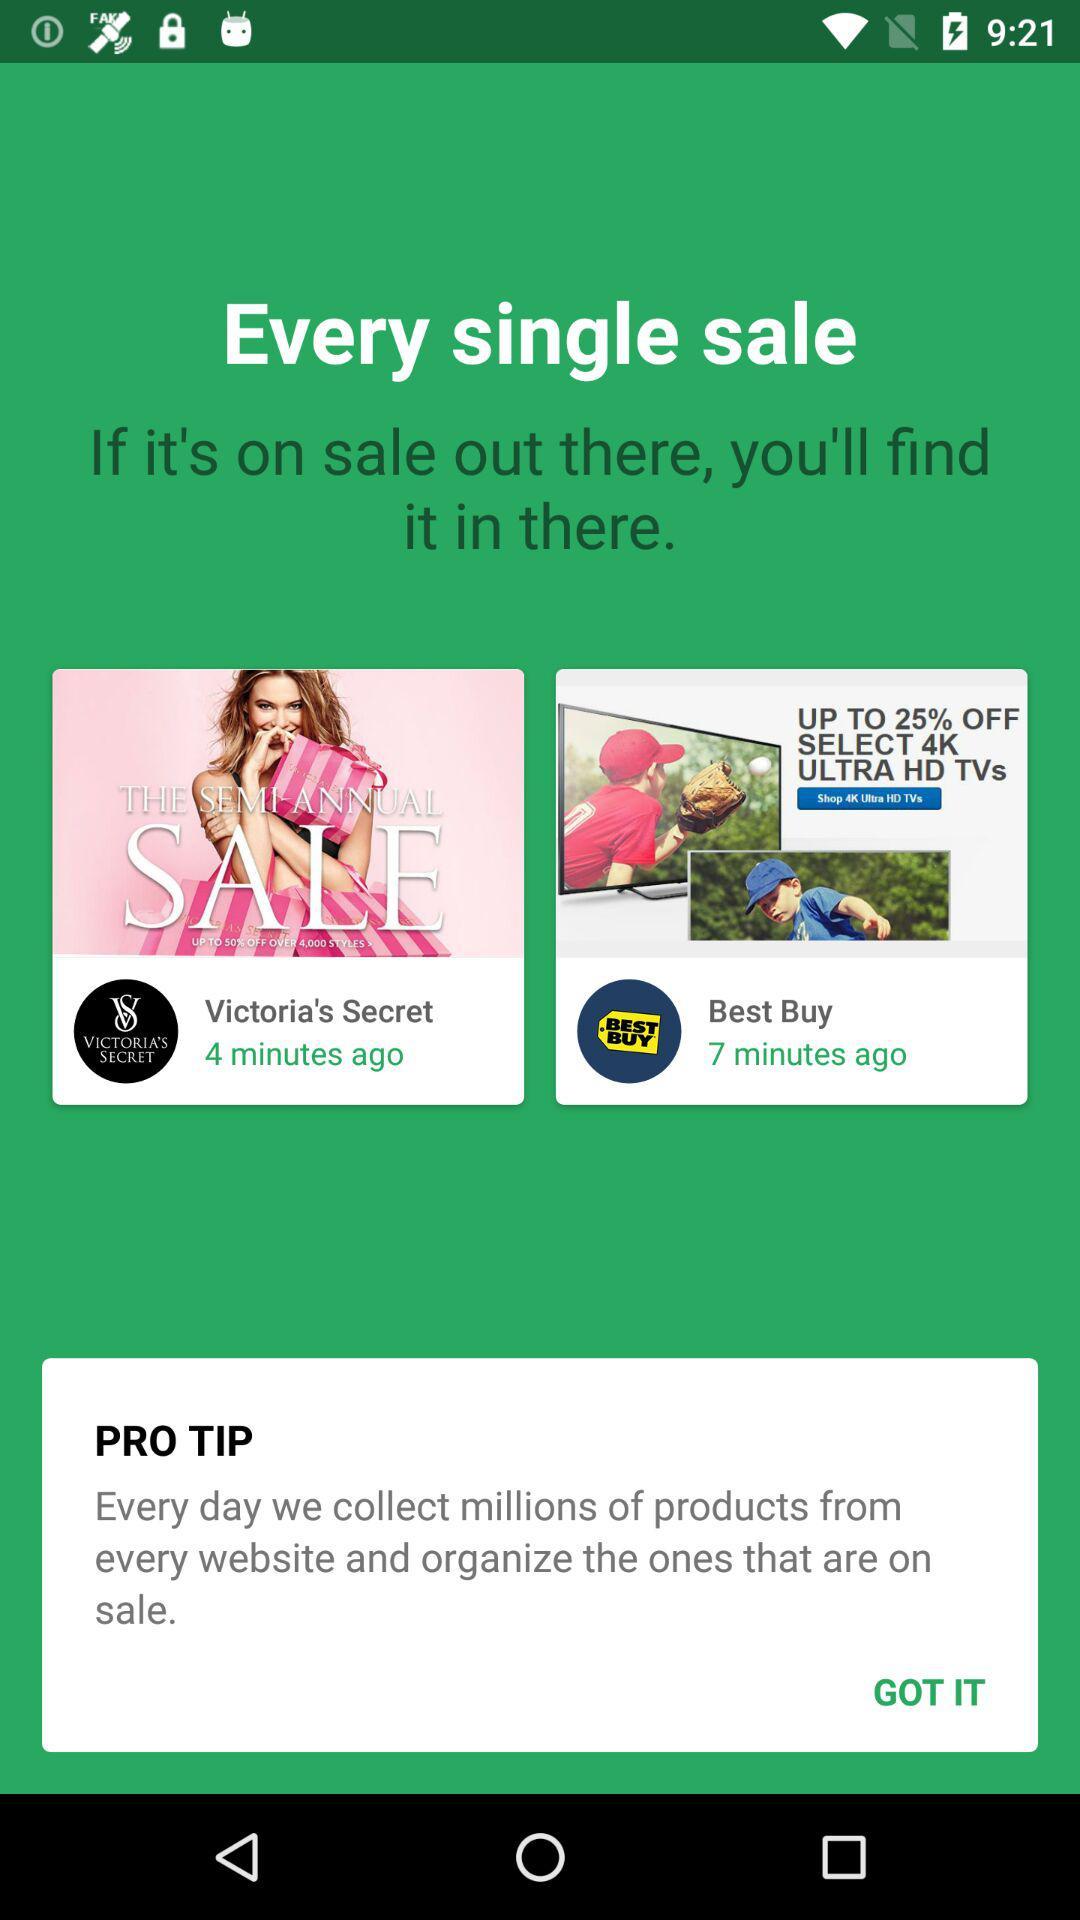 This screenshot has width=1080, height=1920. Describe the element at coordinates (879, 1690) in the screenshot. I see `the got it` at that location.